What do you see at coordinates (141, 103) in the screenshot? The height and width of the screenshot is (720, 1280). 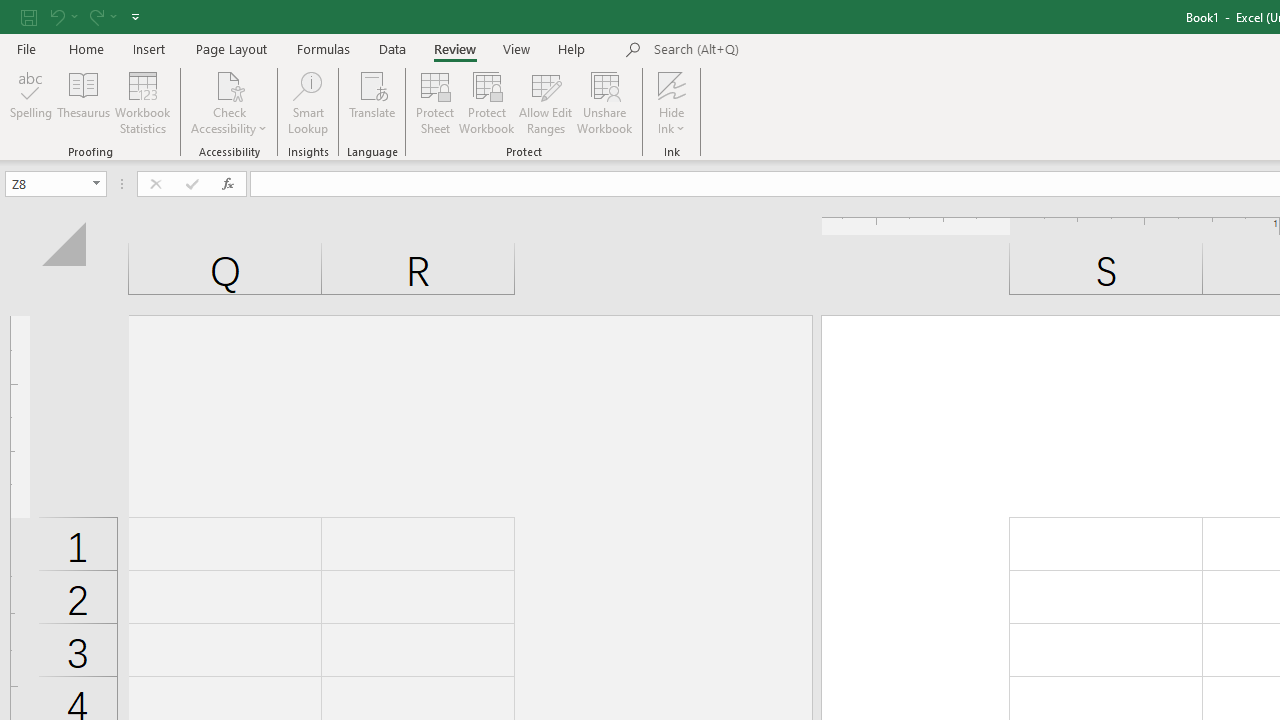 I see `'Workbook Statistics'` at bounding box center [141, 103].